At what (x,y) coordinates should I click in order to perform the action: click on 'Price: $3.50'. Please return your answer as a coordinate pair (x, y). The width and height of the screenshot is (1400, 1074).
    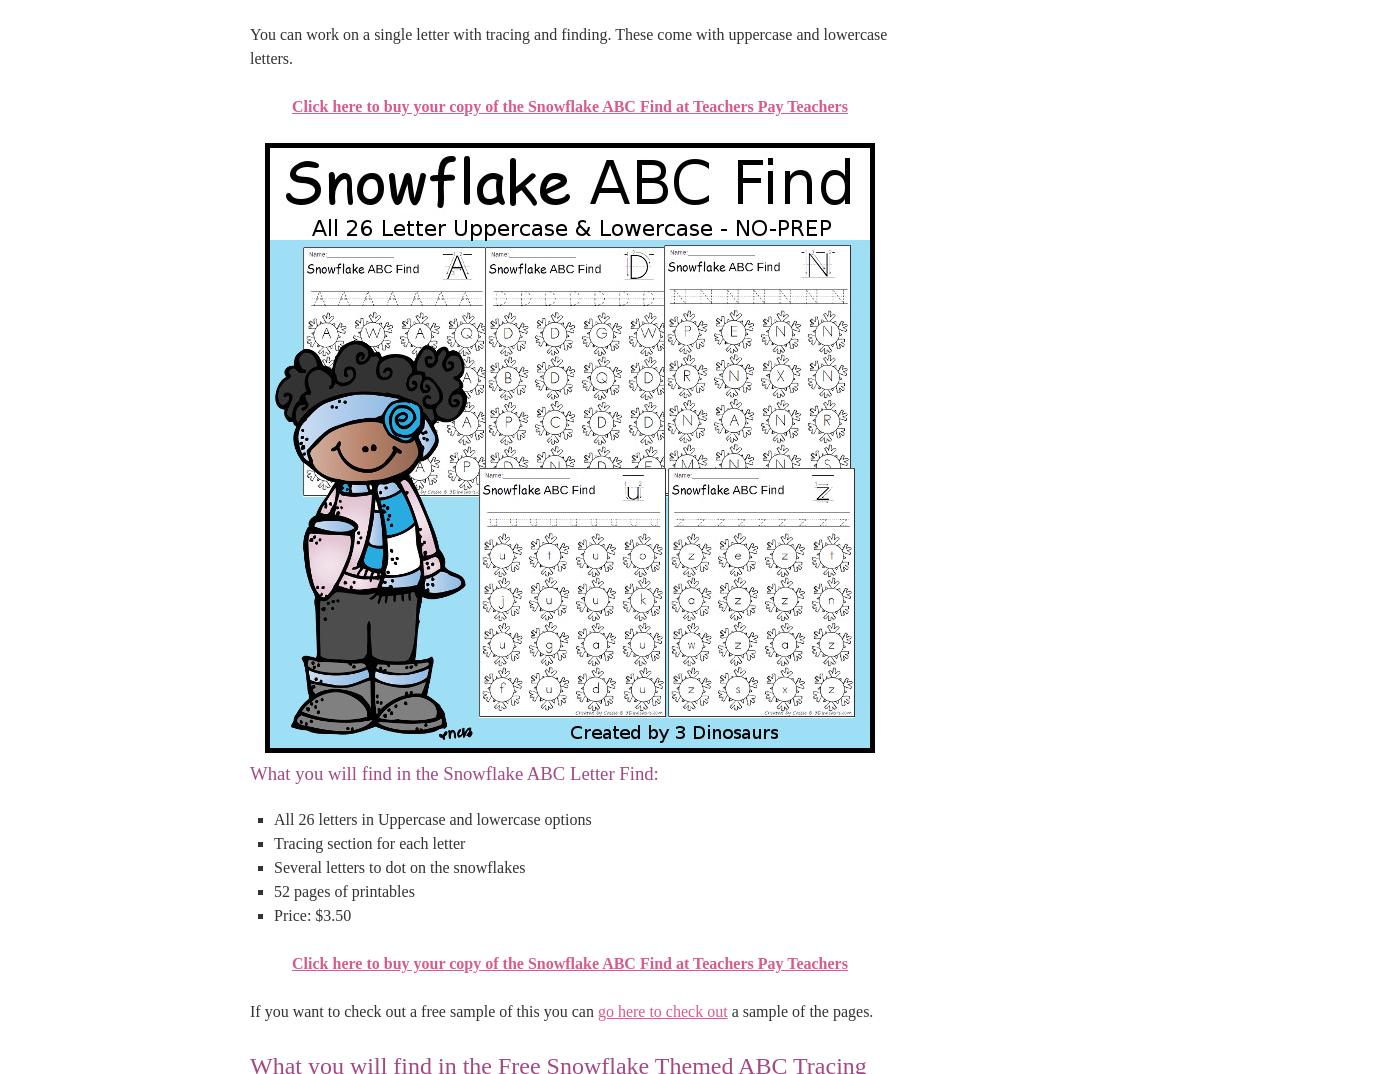
    Looking at the image, I should click on (312, 914).